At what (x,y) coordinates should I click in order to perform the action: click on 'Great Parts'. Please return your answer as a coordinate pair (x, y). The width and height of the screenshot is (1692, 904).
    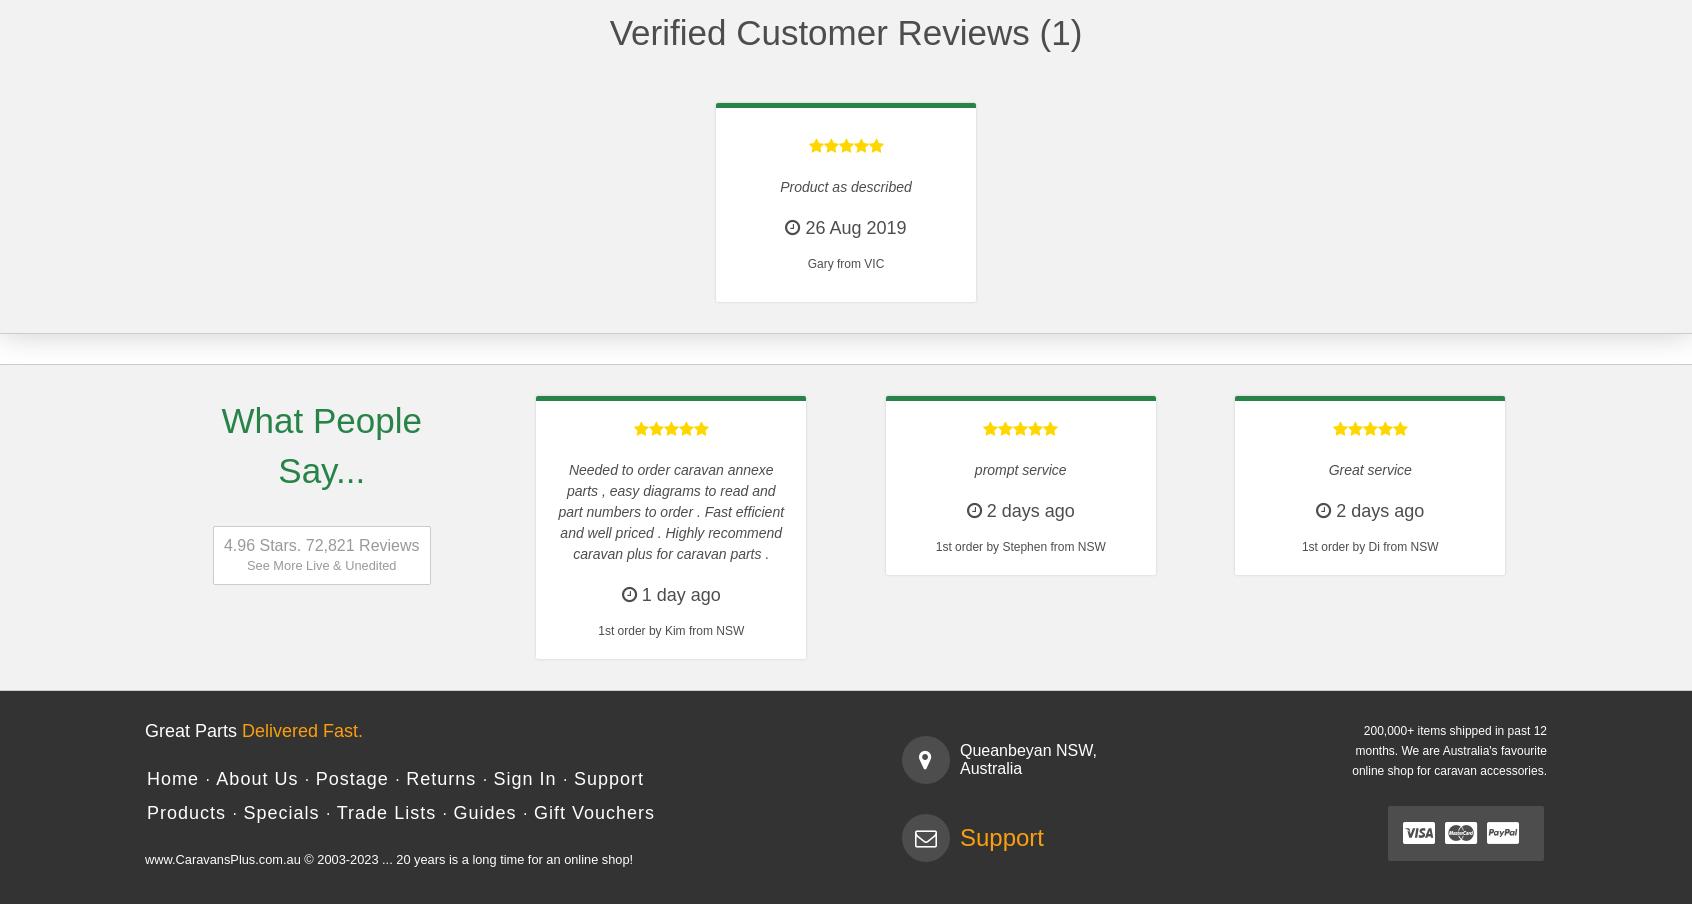
    Looking at the image, I should click on (192, 729).